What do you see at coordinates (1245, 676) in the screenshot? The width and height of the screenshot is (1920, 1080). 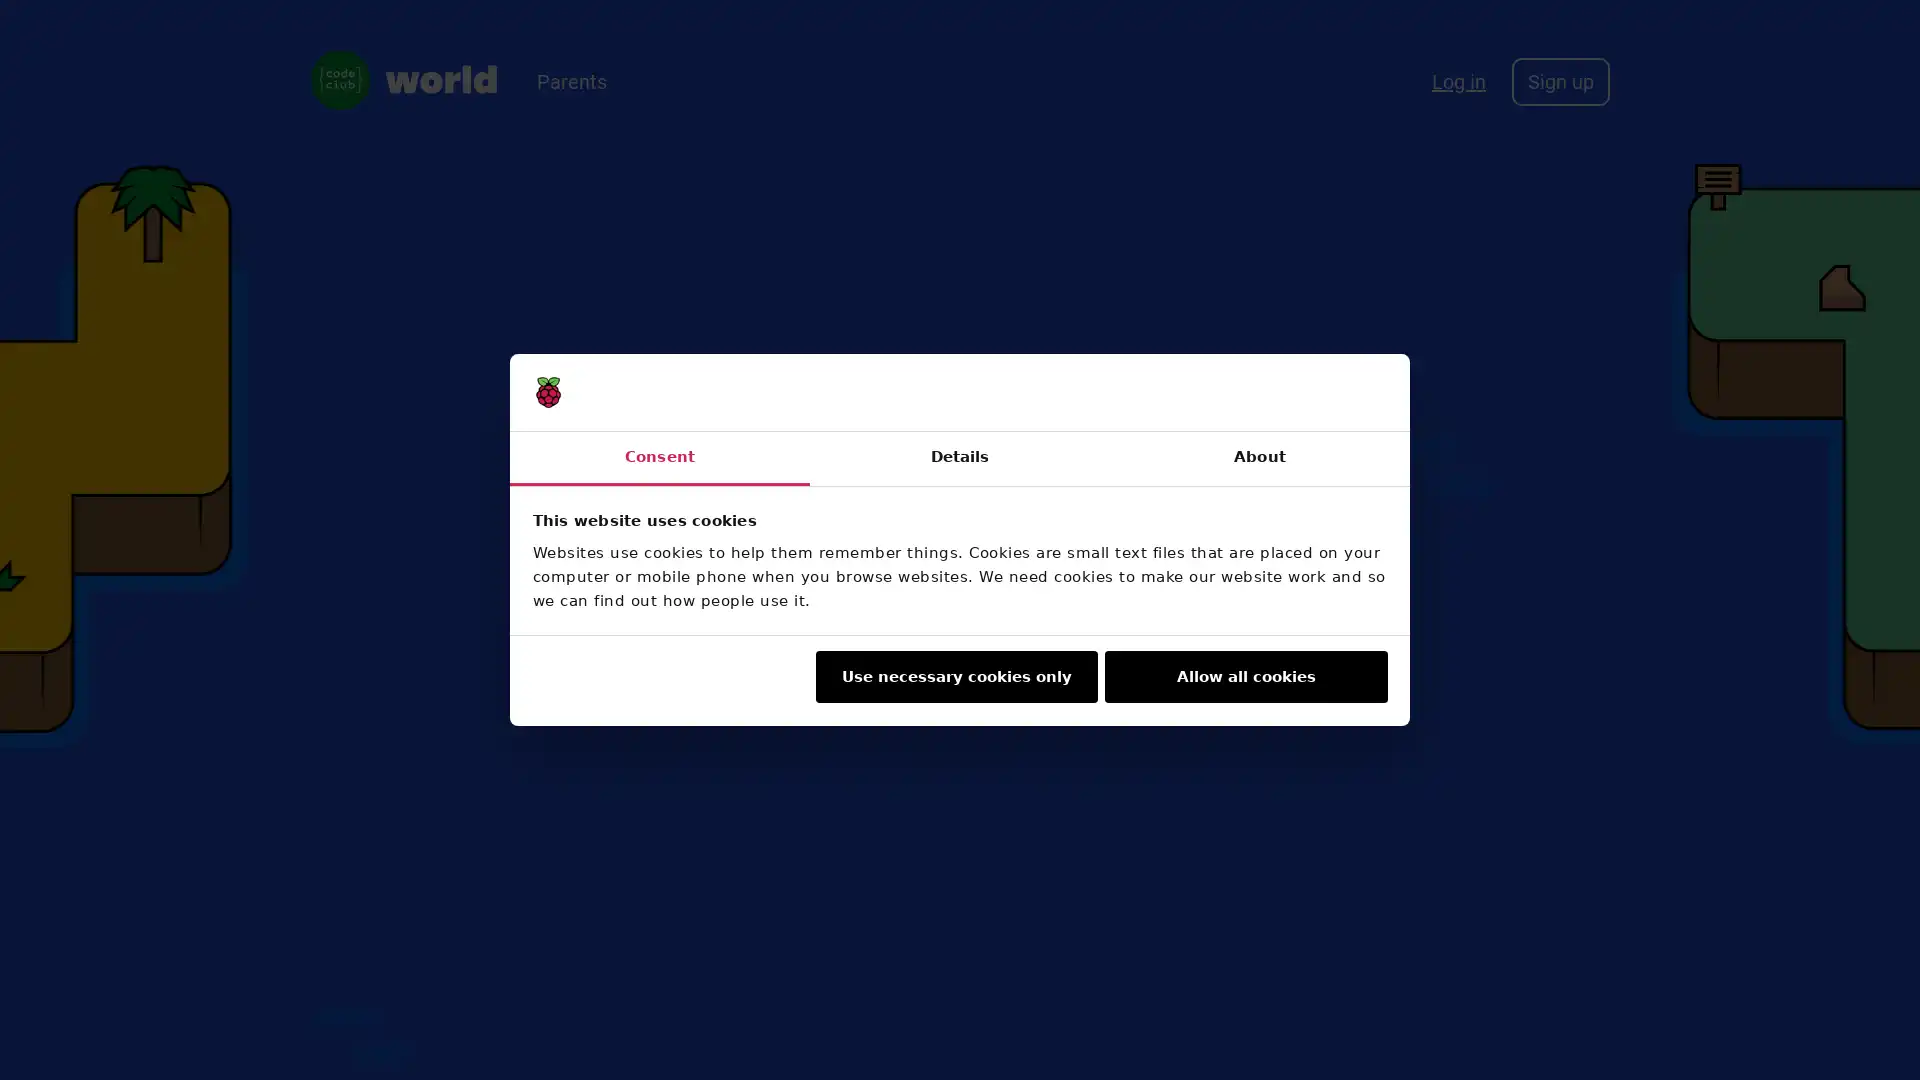 I see `Allow all cookies` at bounding box center [1245, 676].